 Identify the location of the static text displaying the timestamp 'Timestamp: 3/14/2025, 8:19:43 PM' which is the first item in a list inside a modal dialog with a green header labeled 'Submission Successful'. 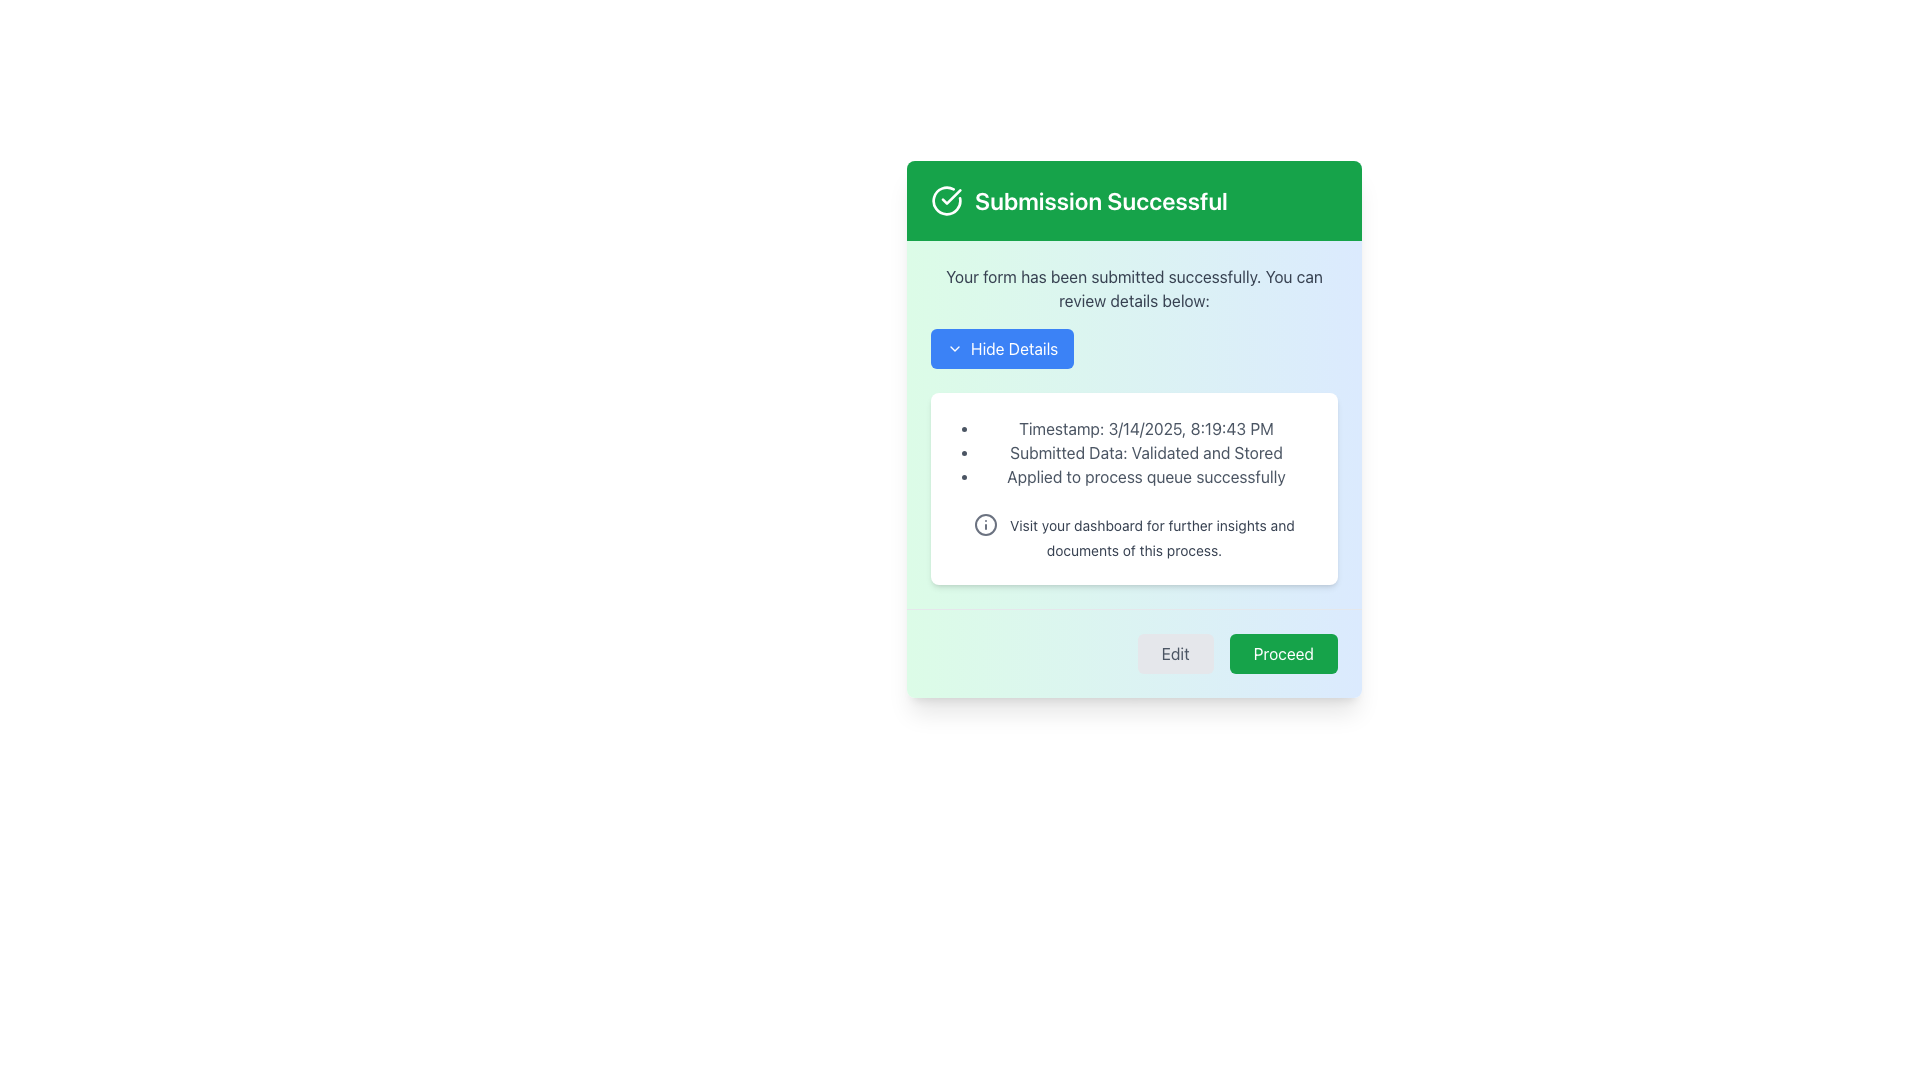
(1146, 427).